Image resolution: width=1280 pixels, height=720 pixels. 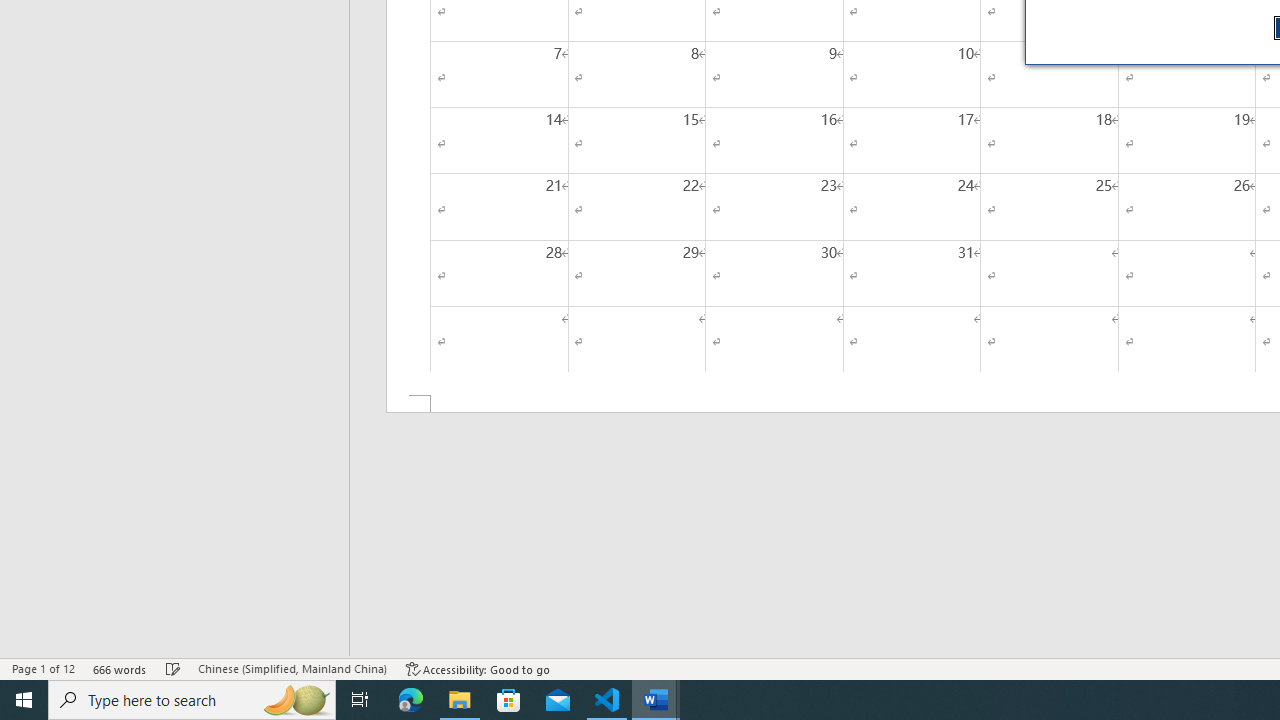 I want to click on 'Microsoft Store', so click(x=509, y=698).